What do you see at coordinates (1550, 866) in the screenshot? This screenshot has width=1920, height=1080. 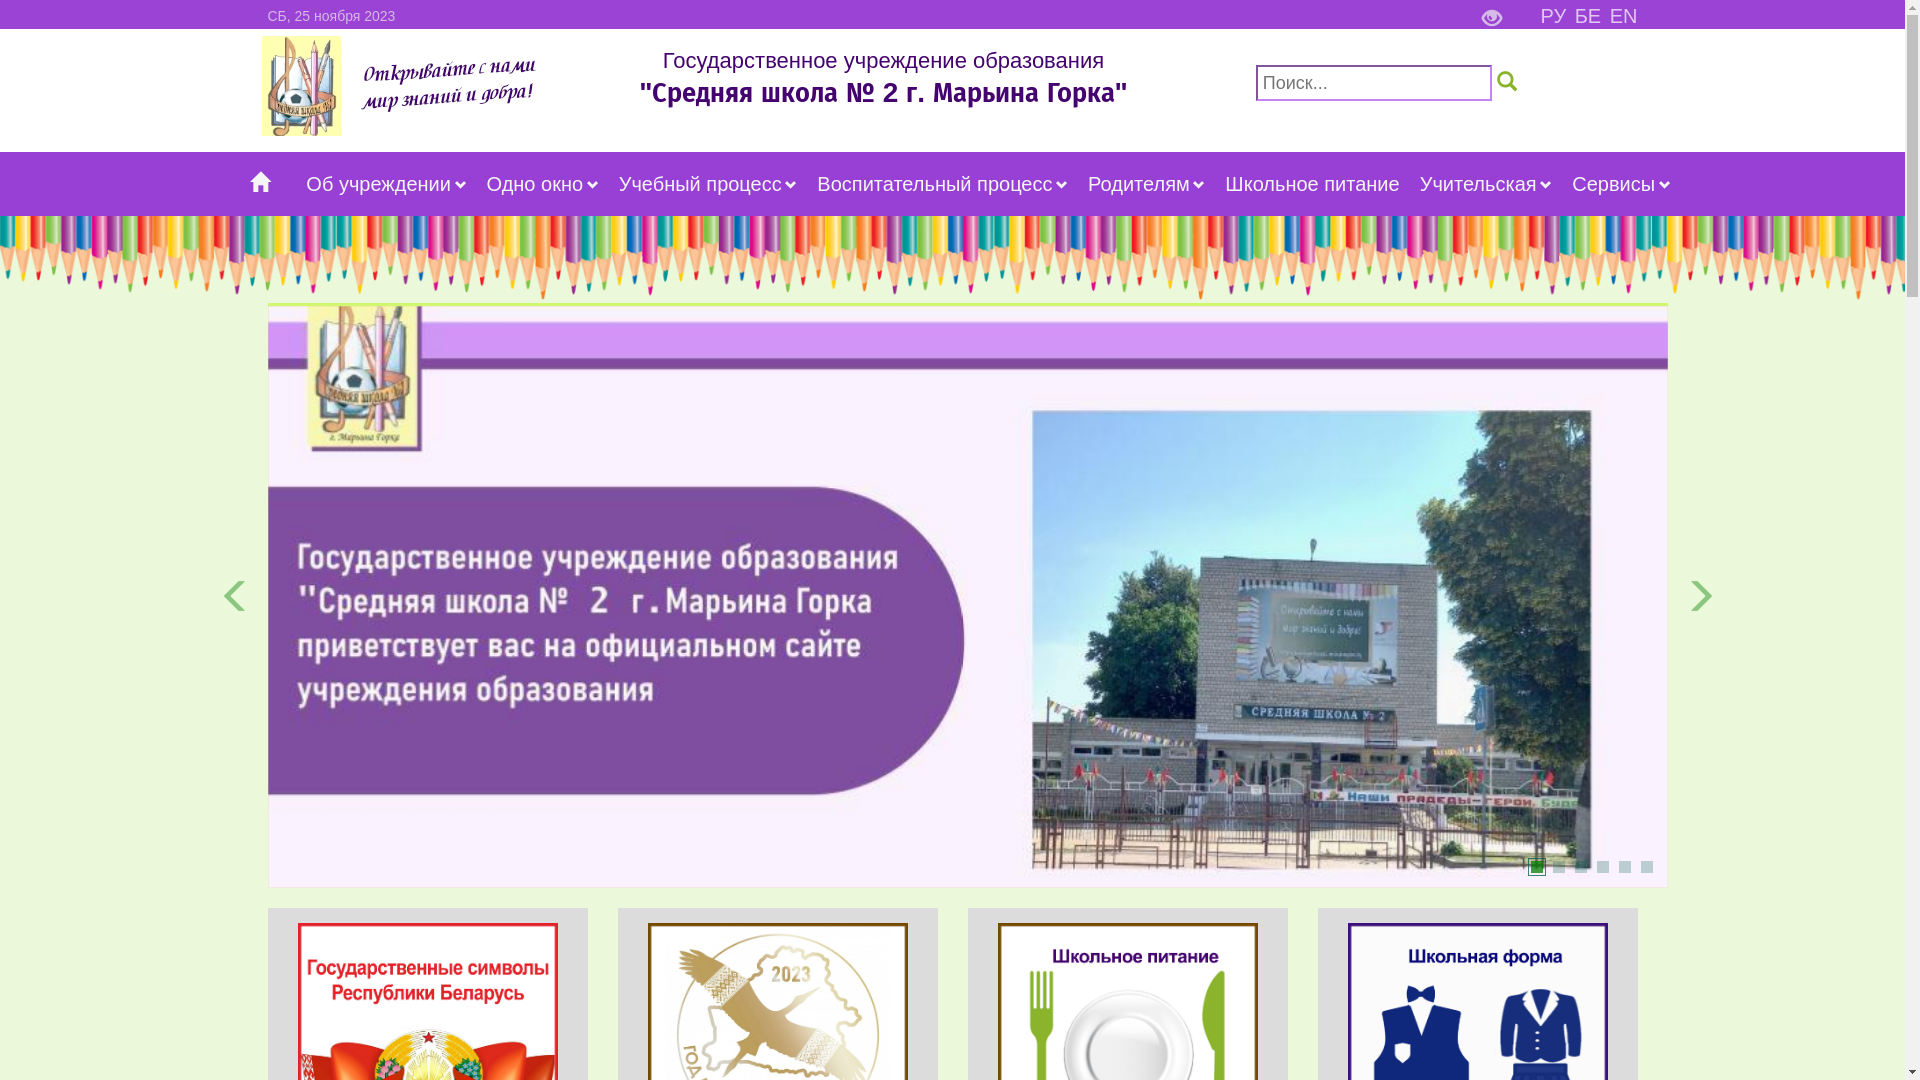 I see `'2'` at bounding box center [1550, 866].